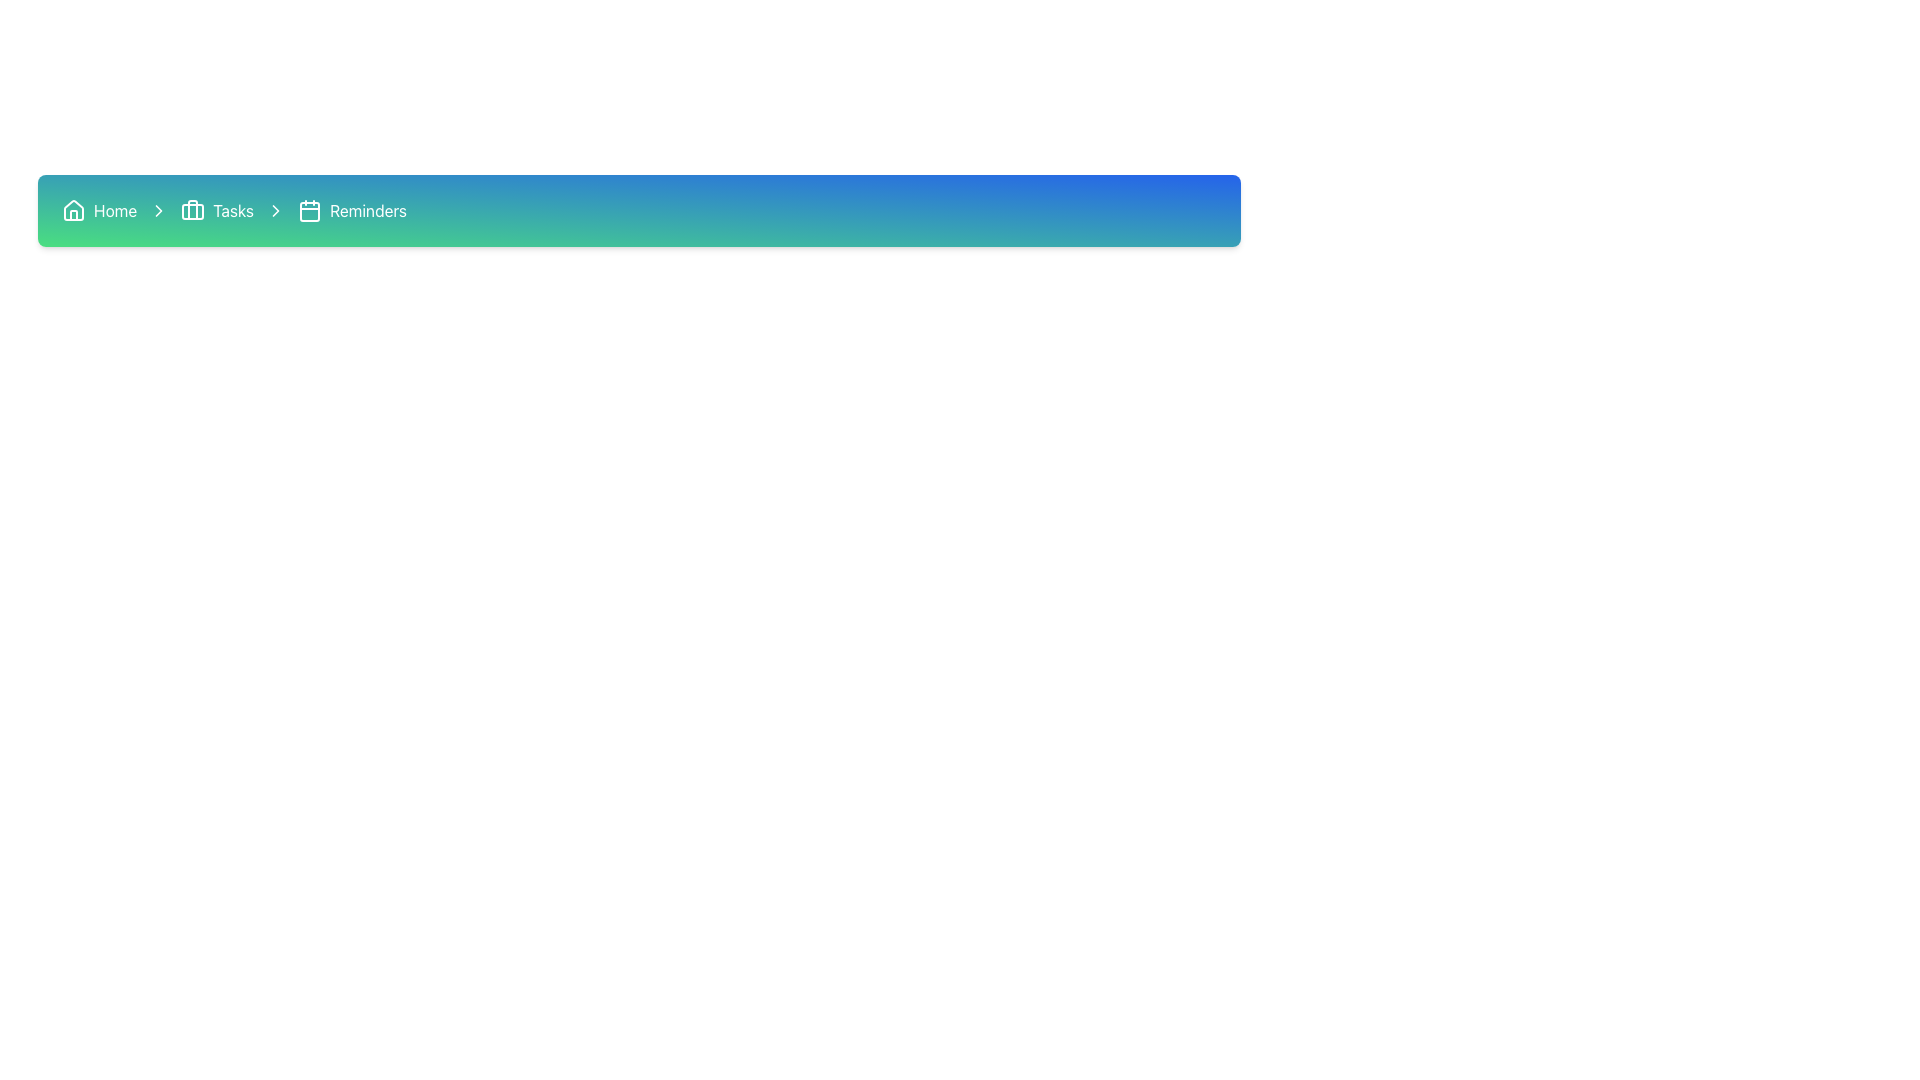 This screenshot has height=1080, width=1920. Describe the element at coordinates (368, 211) in the screenshot. I see `the text label displaying 'Reminders' in the breadcrumb navigation bar, styled with white text and positioned after the 'Tasks' link` at that location.